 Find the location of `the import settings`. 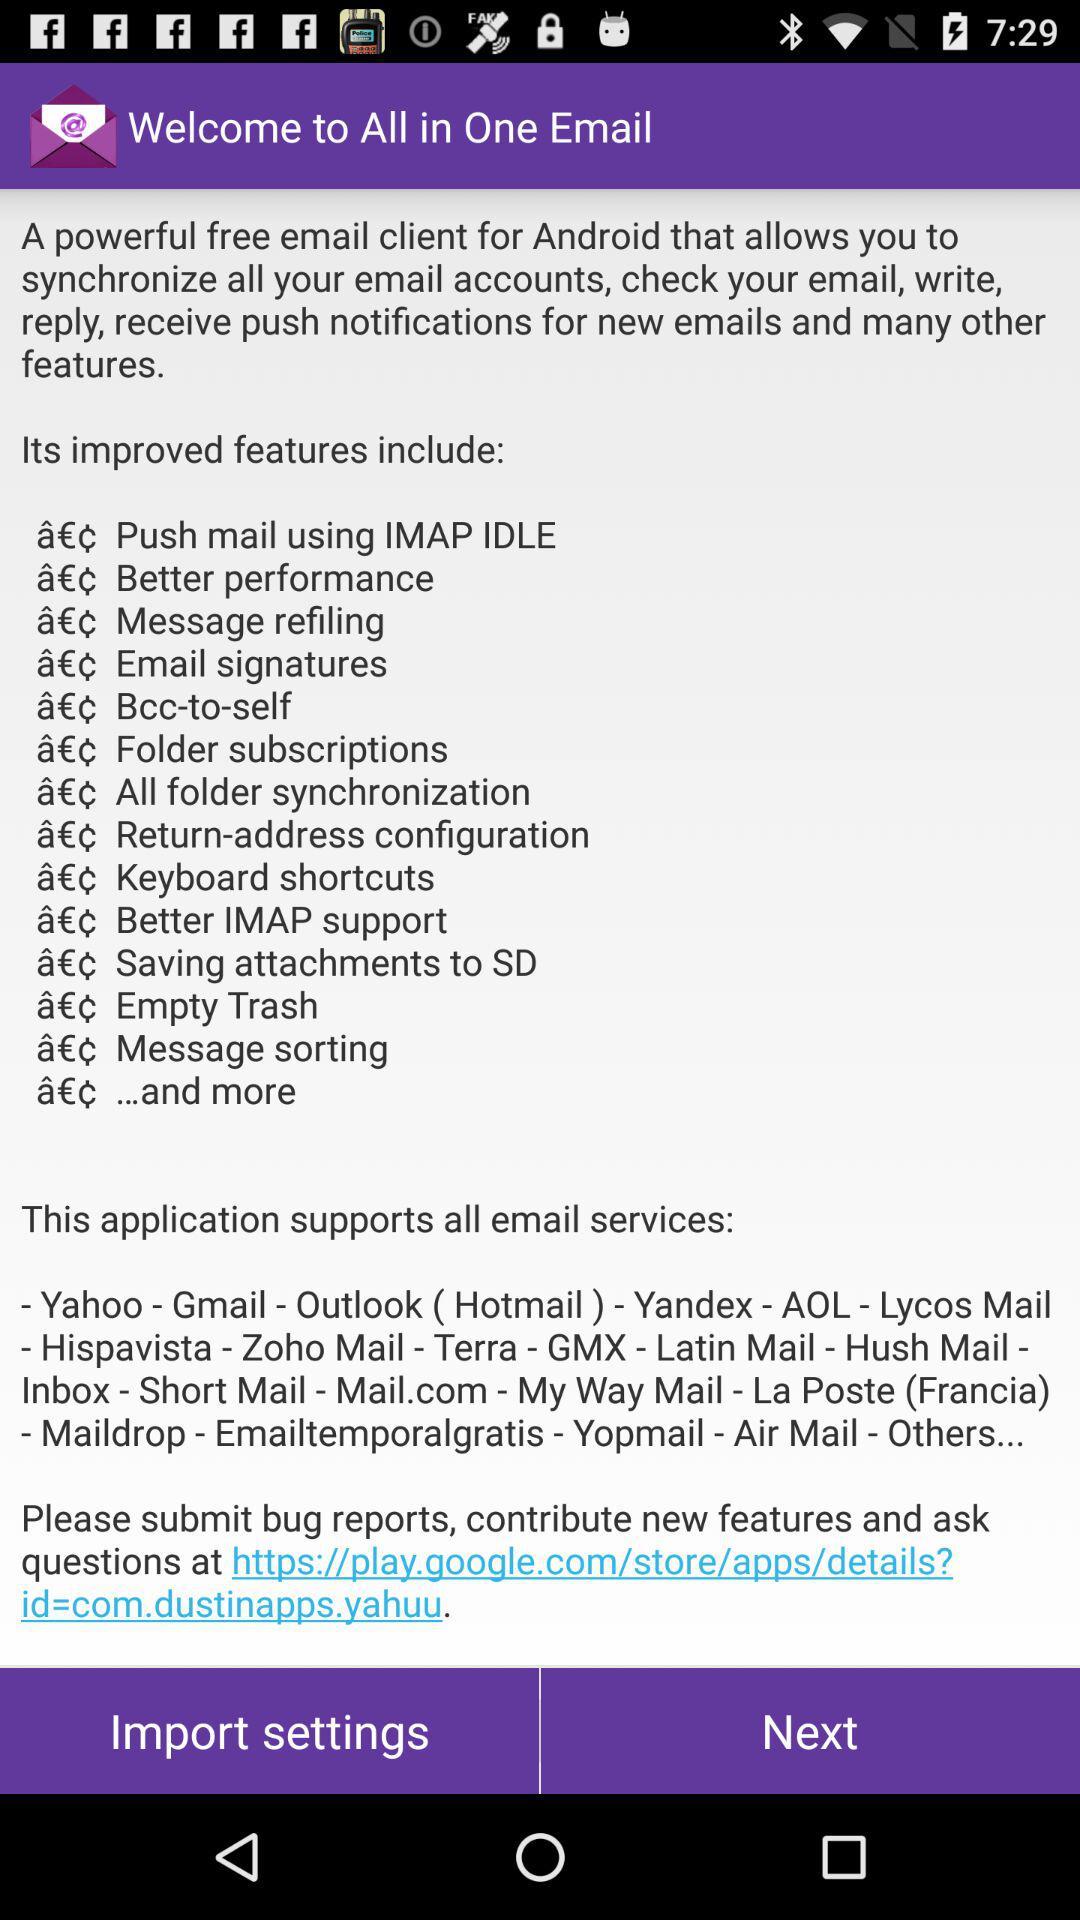

the import settings is located at coordinates (268, 1730).